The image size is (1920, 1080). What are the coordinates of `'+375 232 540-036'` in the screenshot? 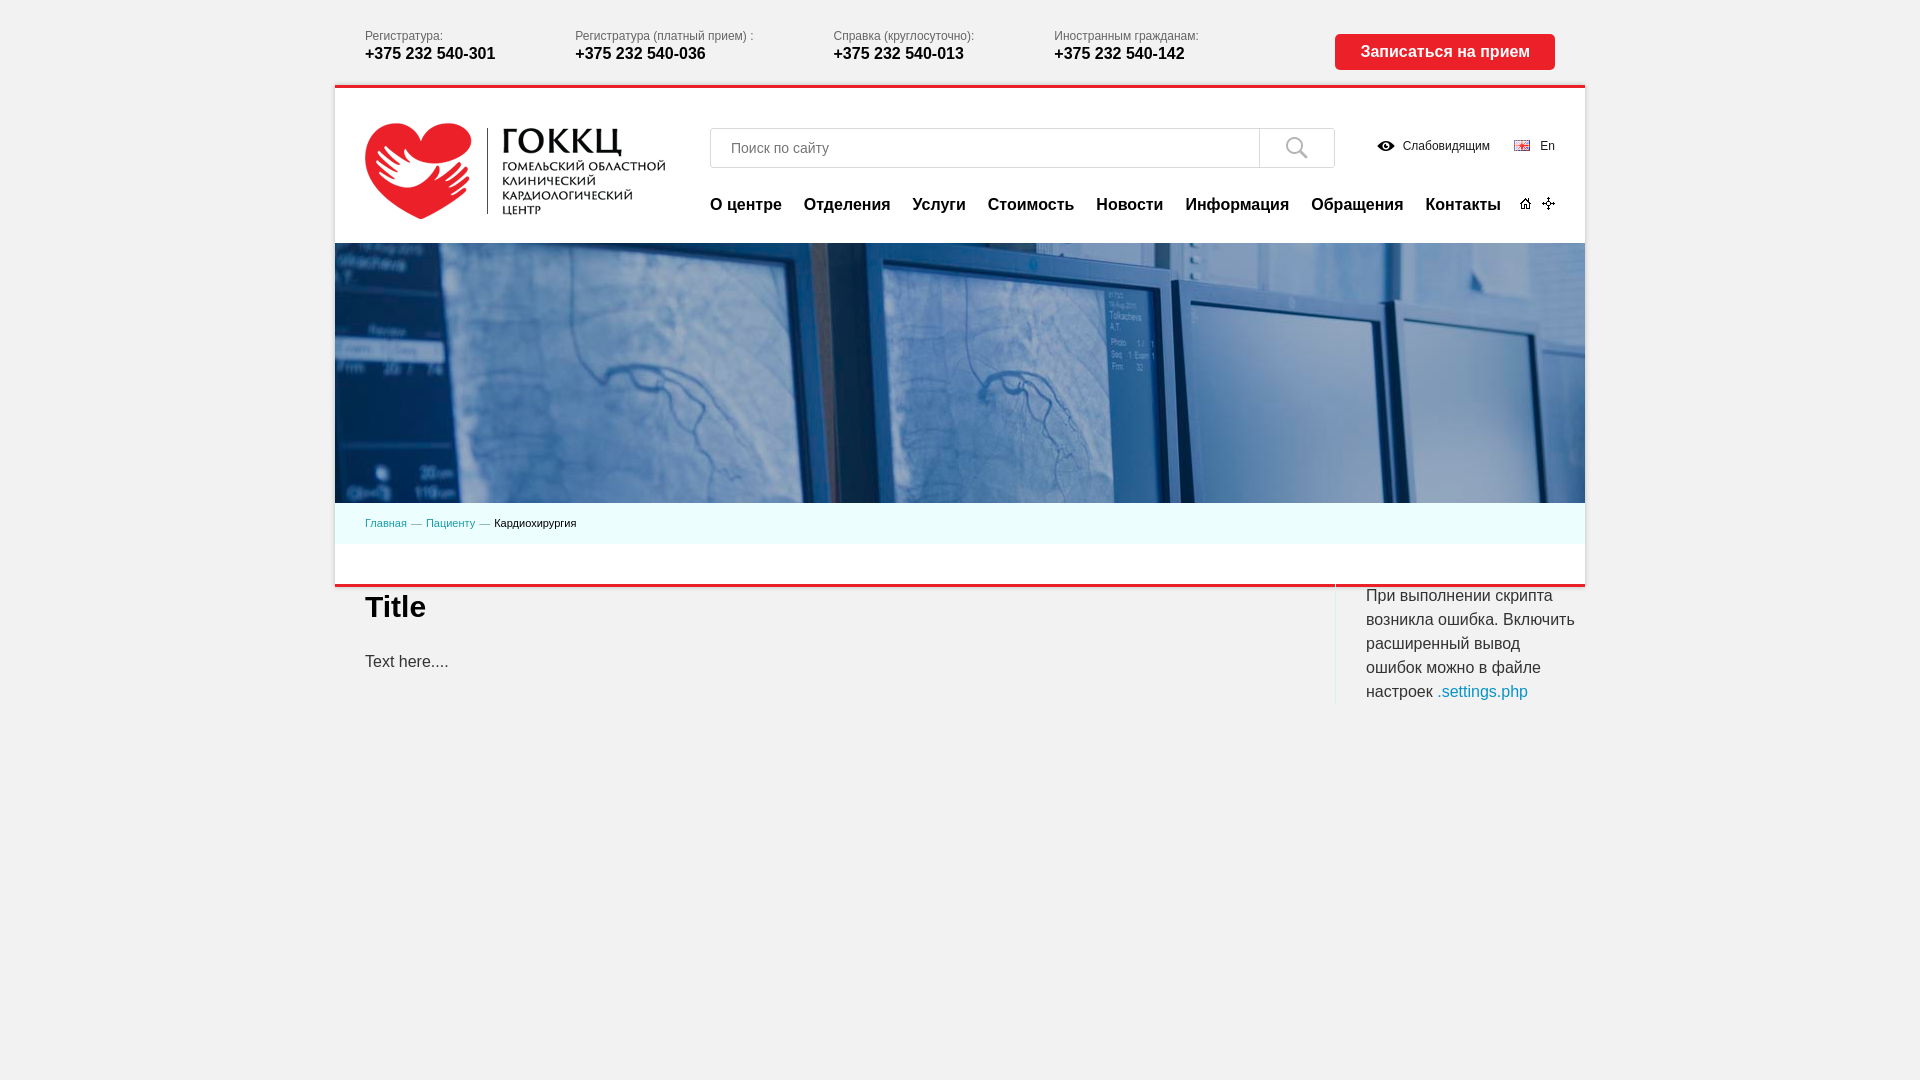 It's located at (574, 52).